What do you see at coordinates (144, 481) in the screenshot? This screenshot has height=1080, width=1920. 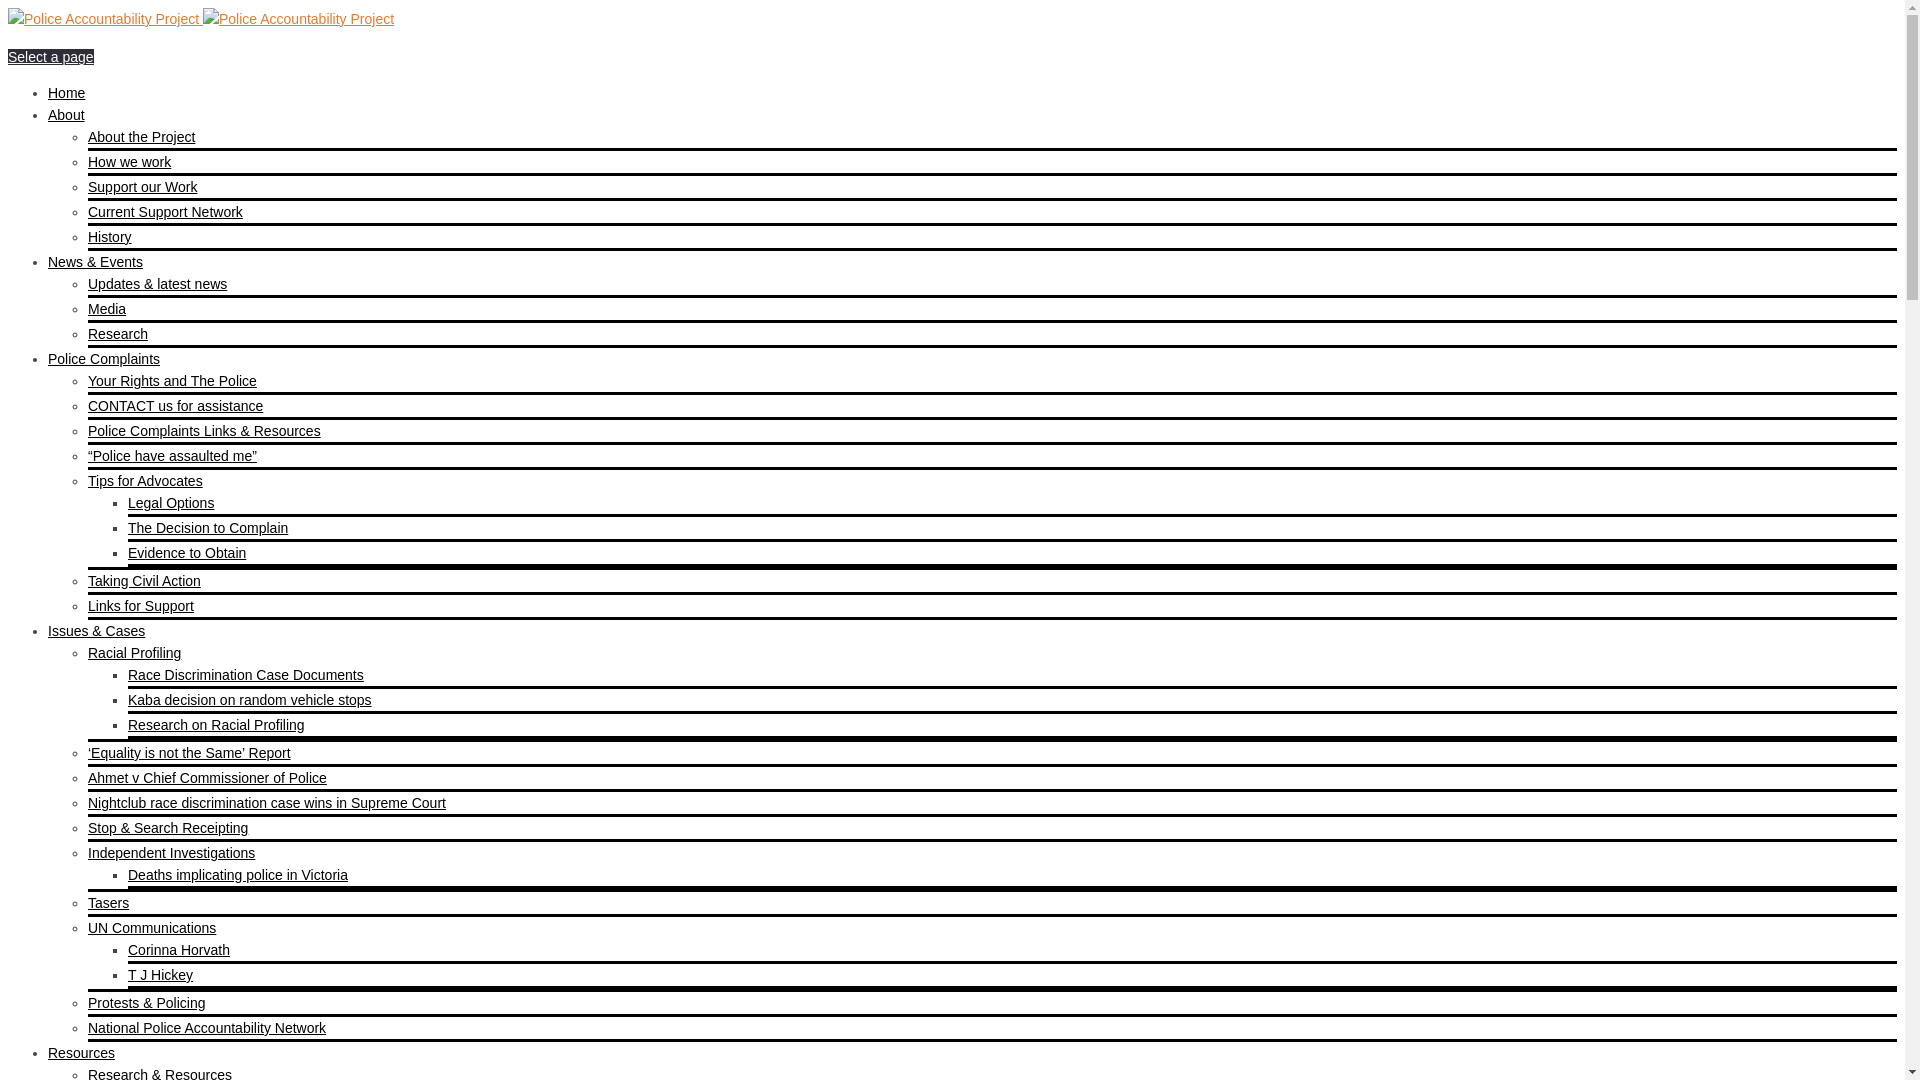 I see `'Tips for Advocates'` at bounding box center [144, 481].